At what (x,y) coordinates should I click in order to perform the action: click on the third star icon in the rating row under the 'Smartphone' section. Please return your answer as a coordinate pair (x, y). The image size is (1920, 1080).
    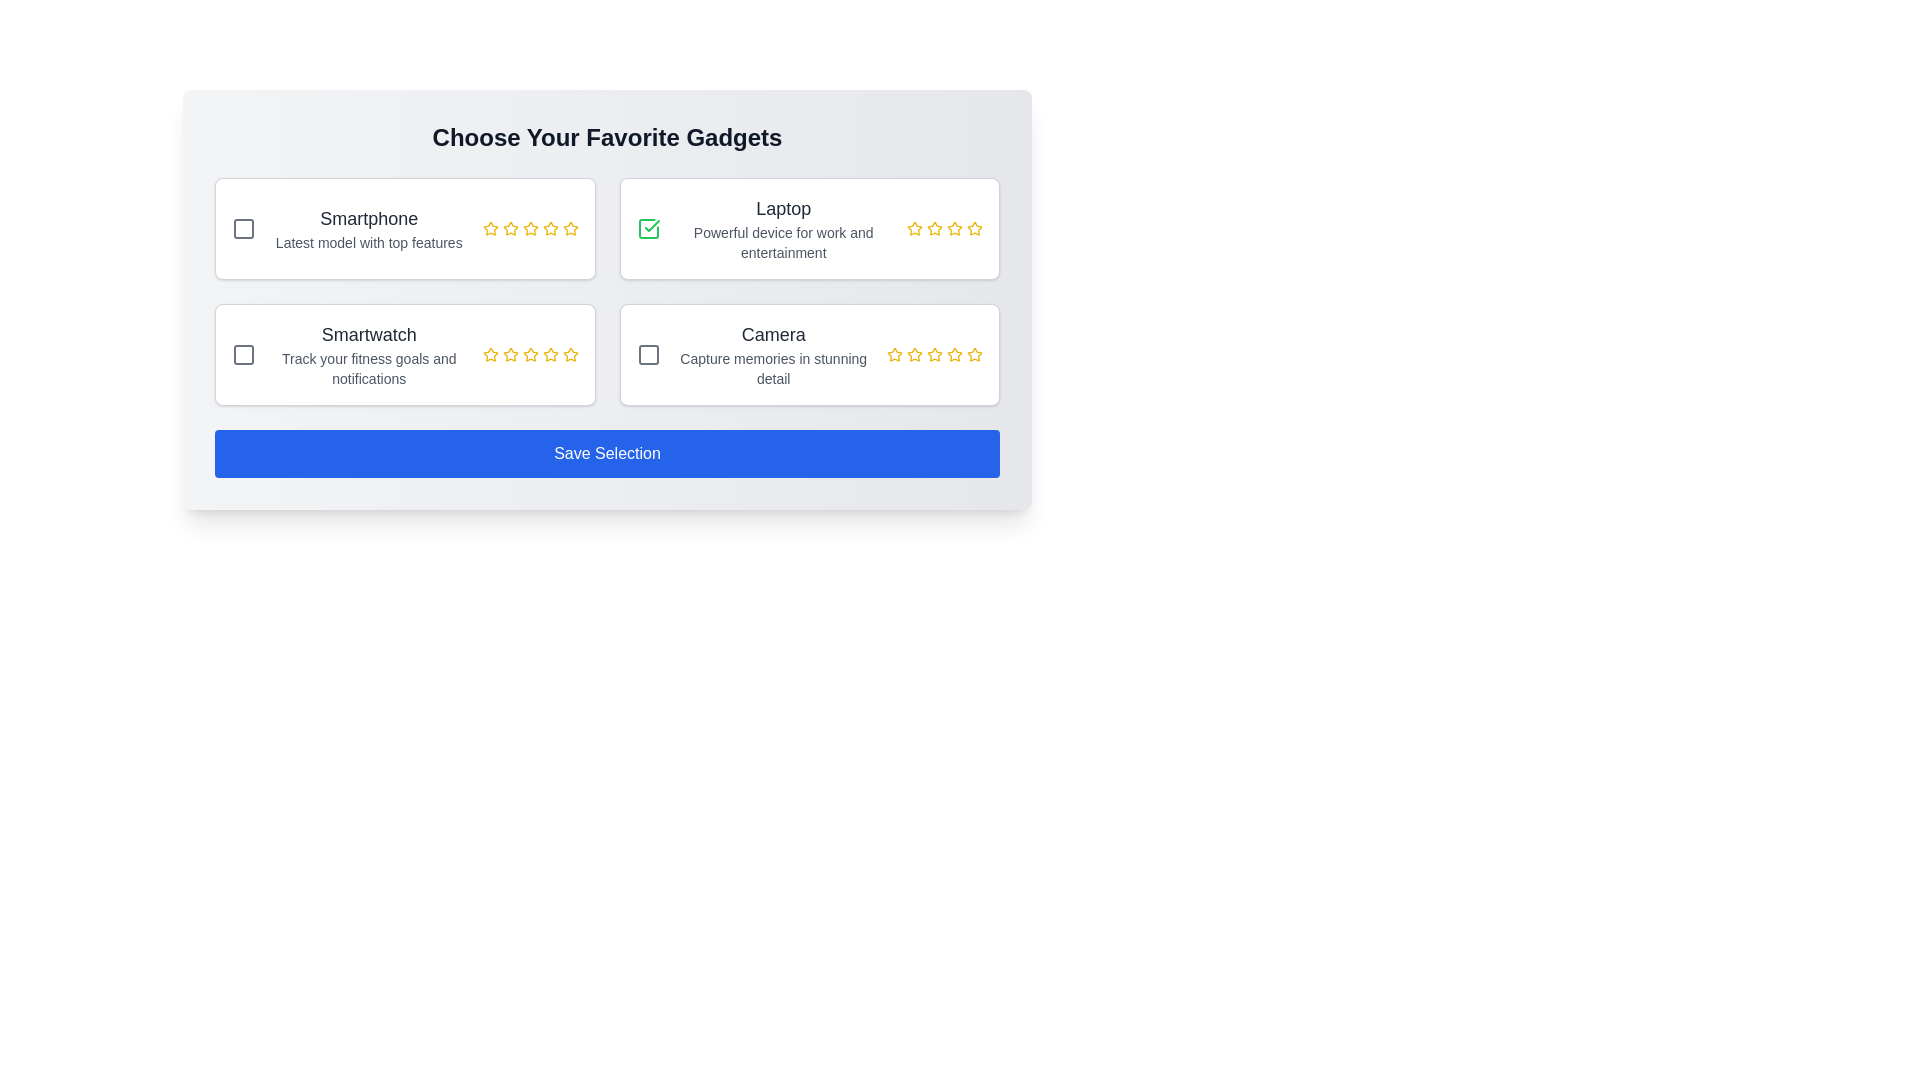
    Looking at the image, I should click on (530, 227).